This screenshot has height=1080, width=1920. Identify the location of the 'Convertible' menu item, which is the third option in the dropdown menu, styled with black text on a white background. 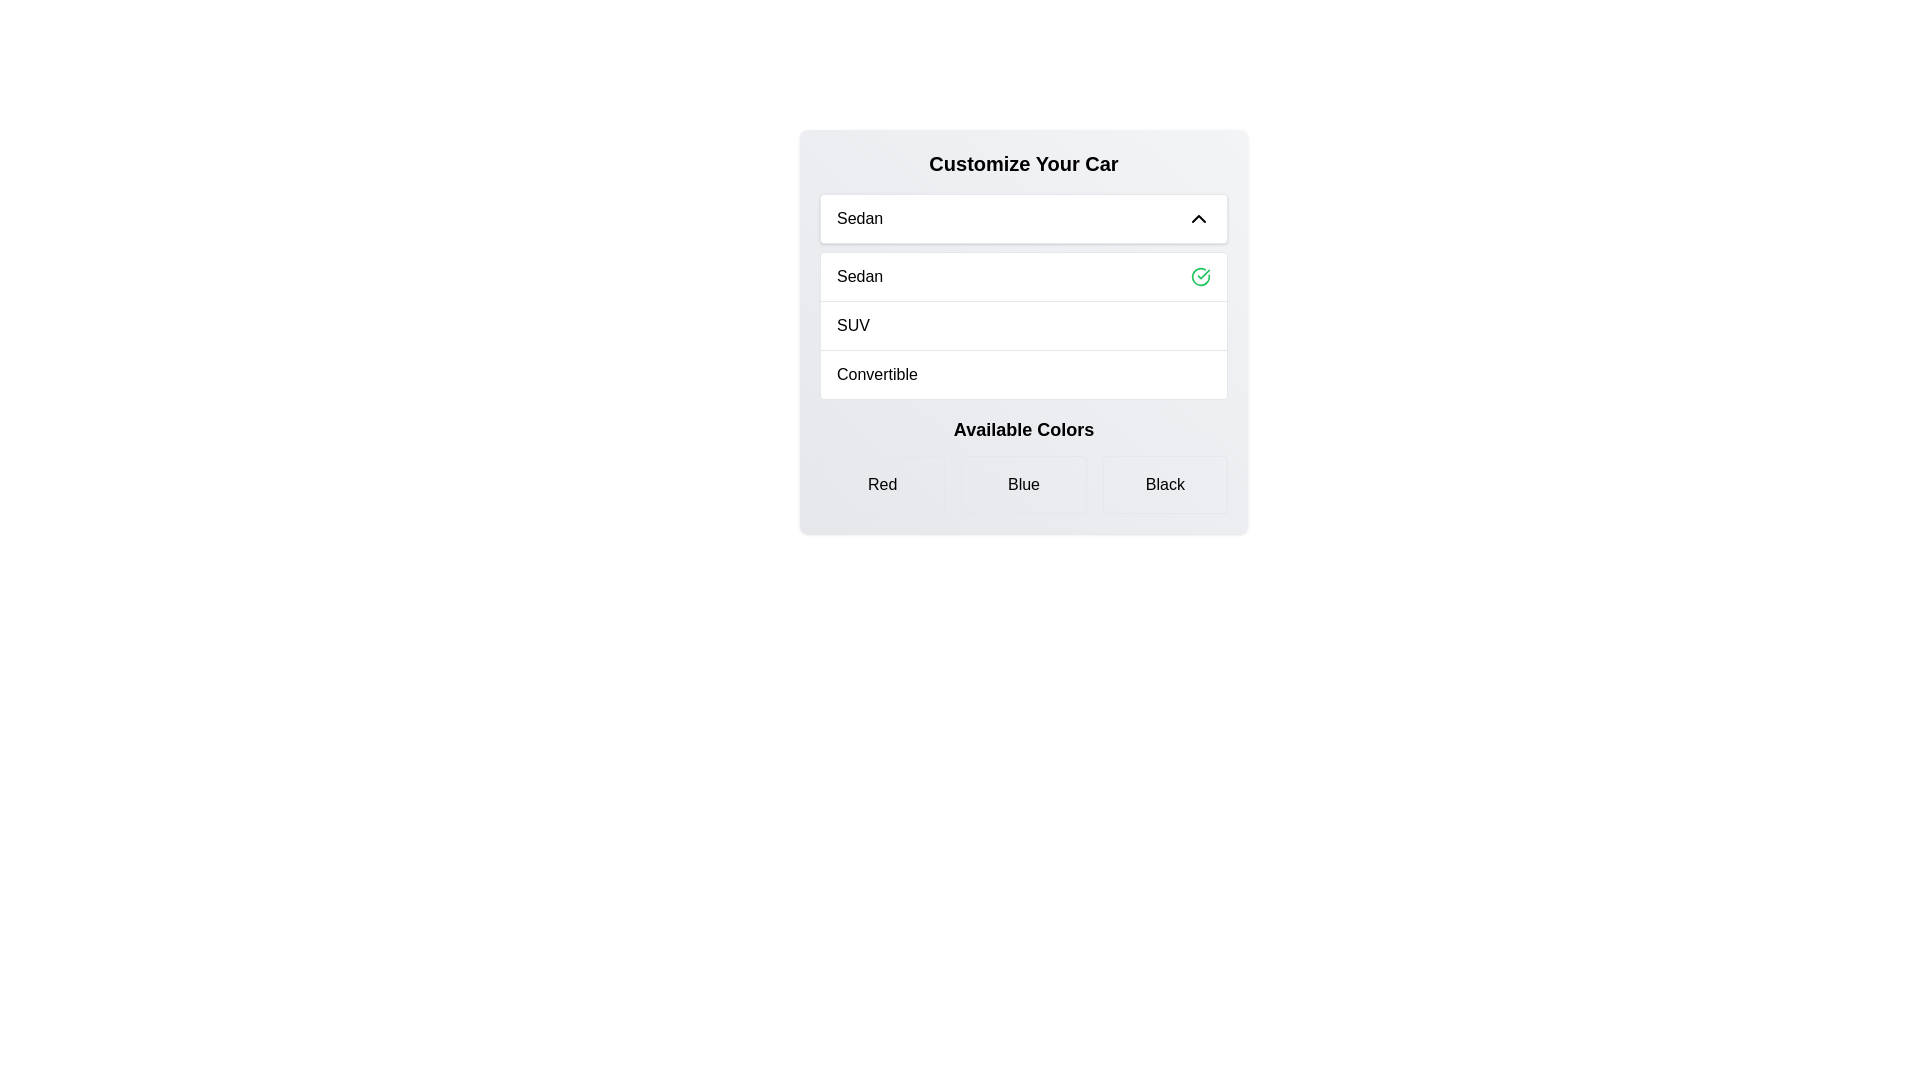
(877, 374).